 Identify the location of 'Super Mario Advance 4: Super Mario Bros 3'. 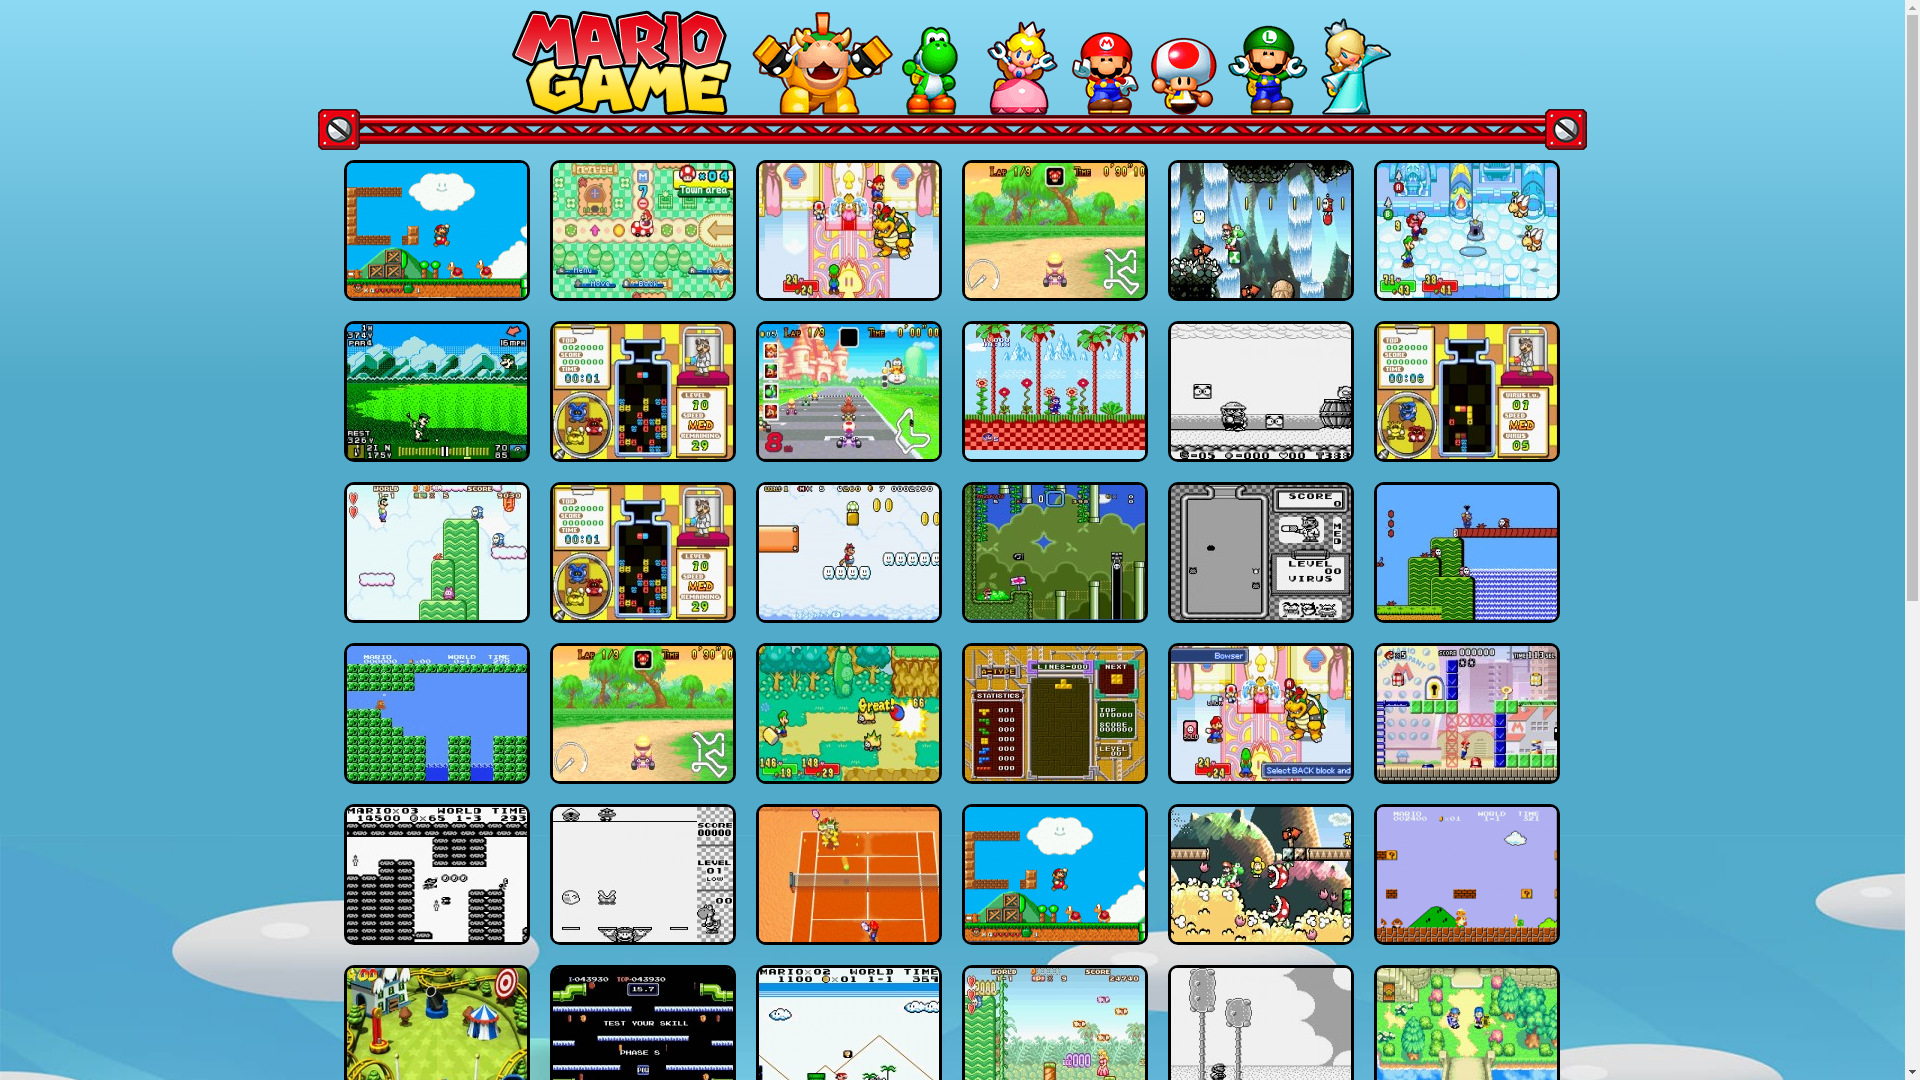
(849, 550).